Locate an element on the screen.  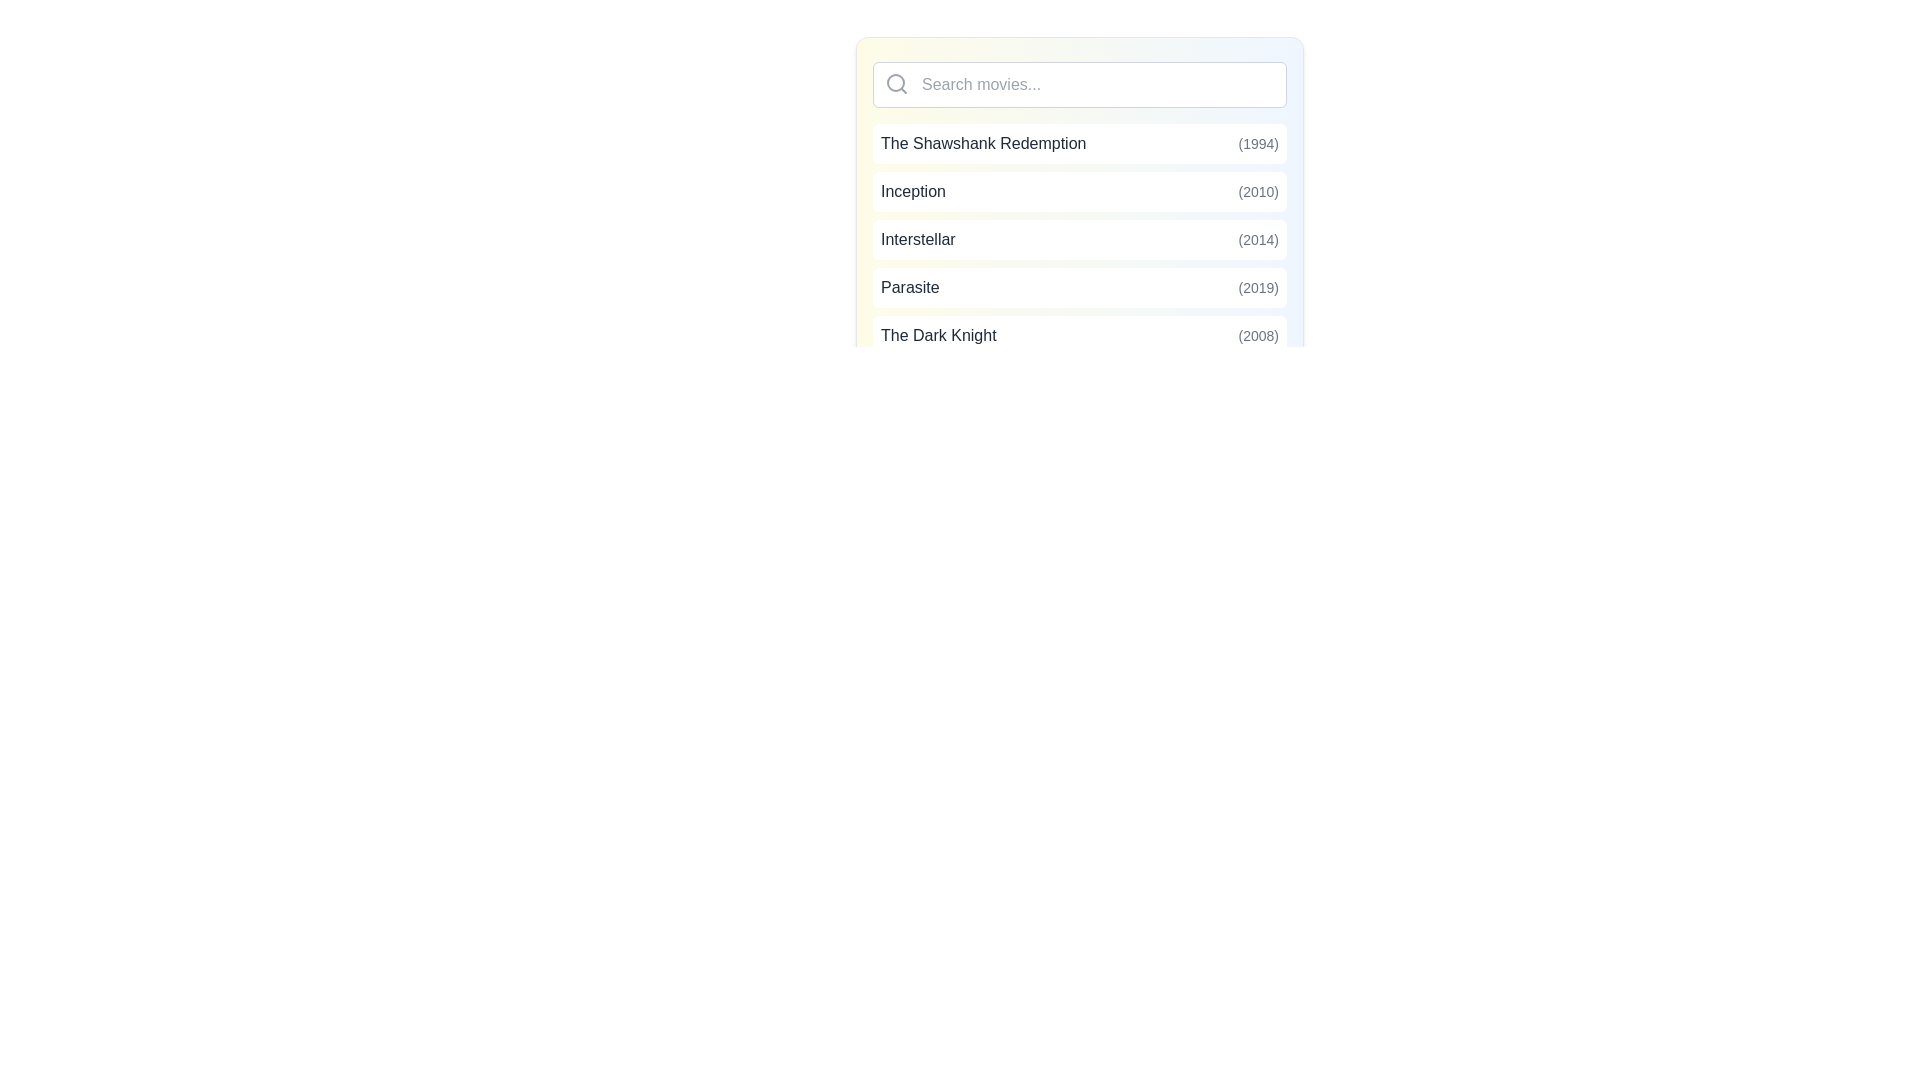
the first item in the vertical list of movie titles located at the top of the list is located at coordinates (1079, 142).